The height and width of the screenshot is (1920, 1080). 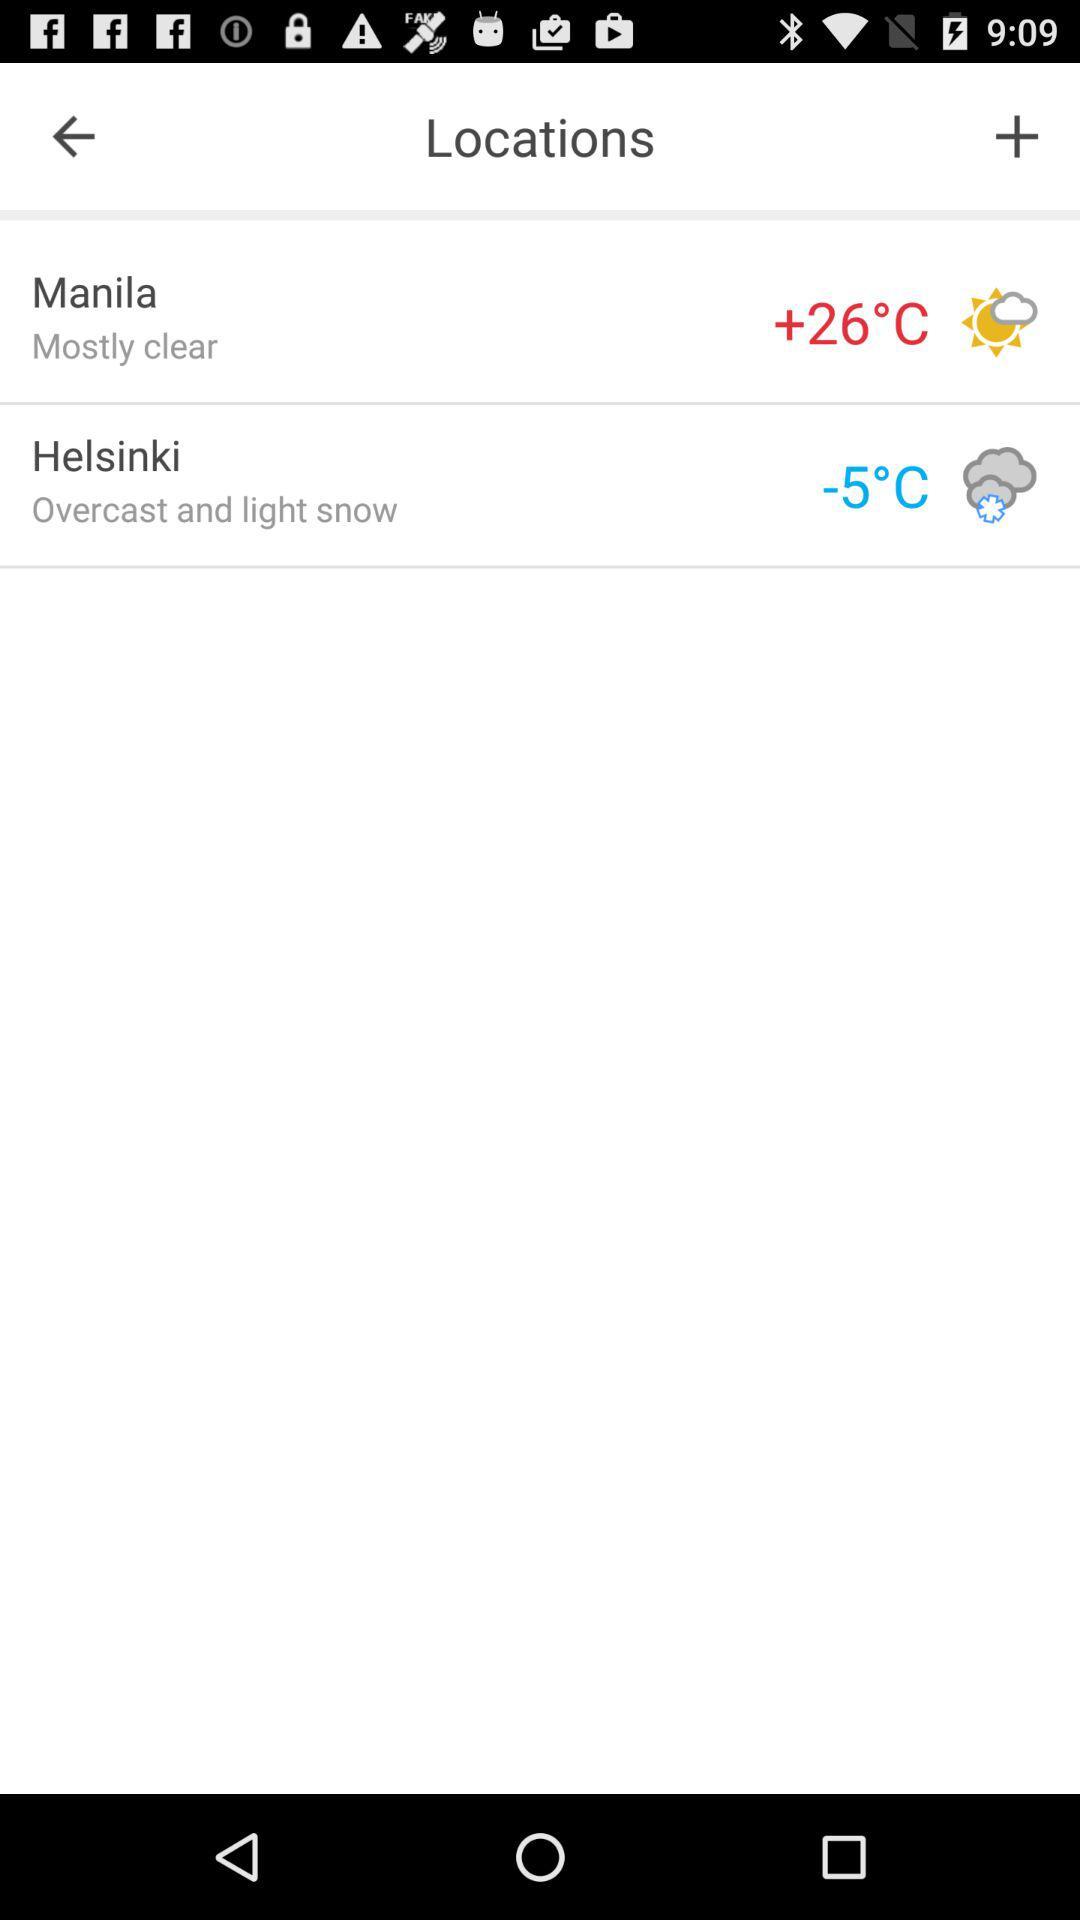 I want to click on icon next to the locations, so click(x=1017, y=135).